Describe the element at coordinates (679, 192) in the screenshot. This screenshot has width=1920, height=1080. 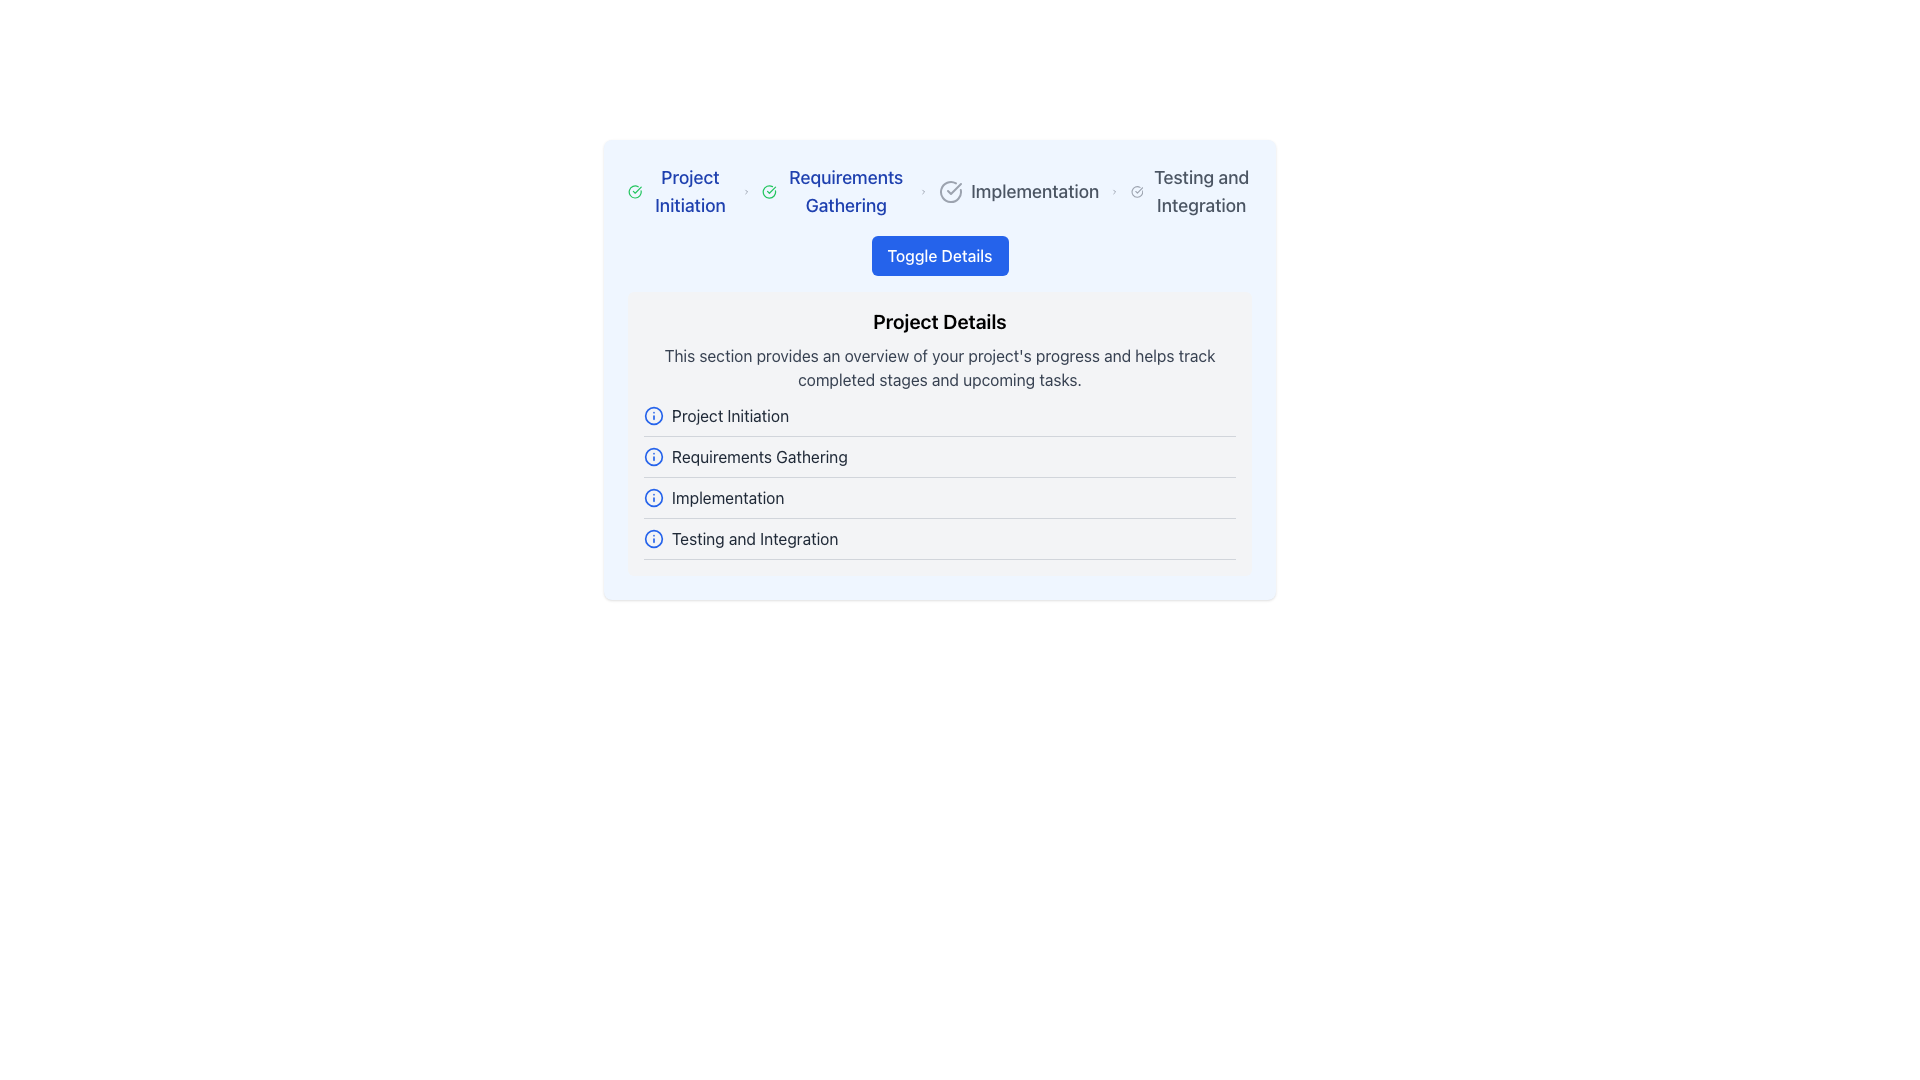
I see `the 'Project Initiation' labeled icon, which features a blue font and a green checkmark icon` at that location.